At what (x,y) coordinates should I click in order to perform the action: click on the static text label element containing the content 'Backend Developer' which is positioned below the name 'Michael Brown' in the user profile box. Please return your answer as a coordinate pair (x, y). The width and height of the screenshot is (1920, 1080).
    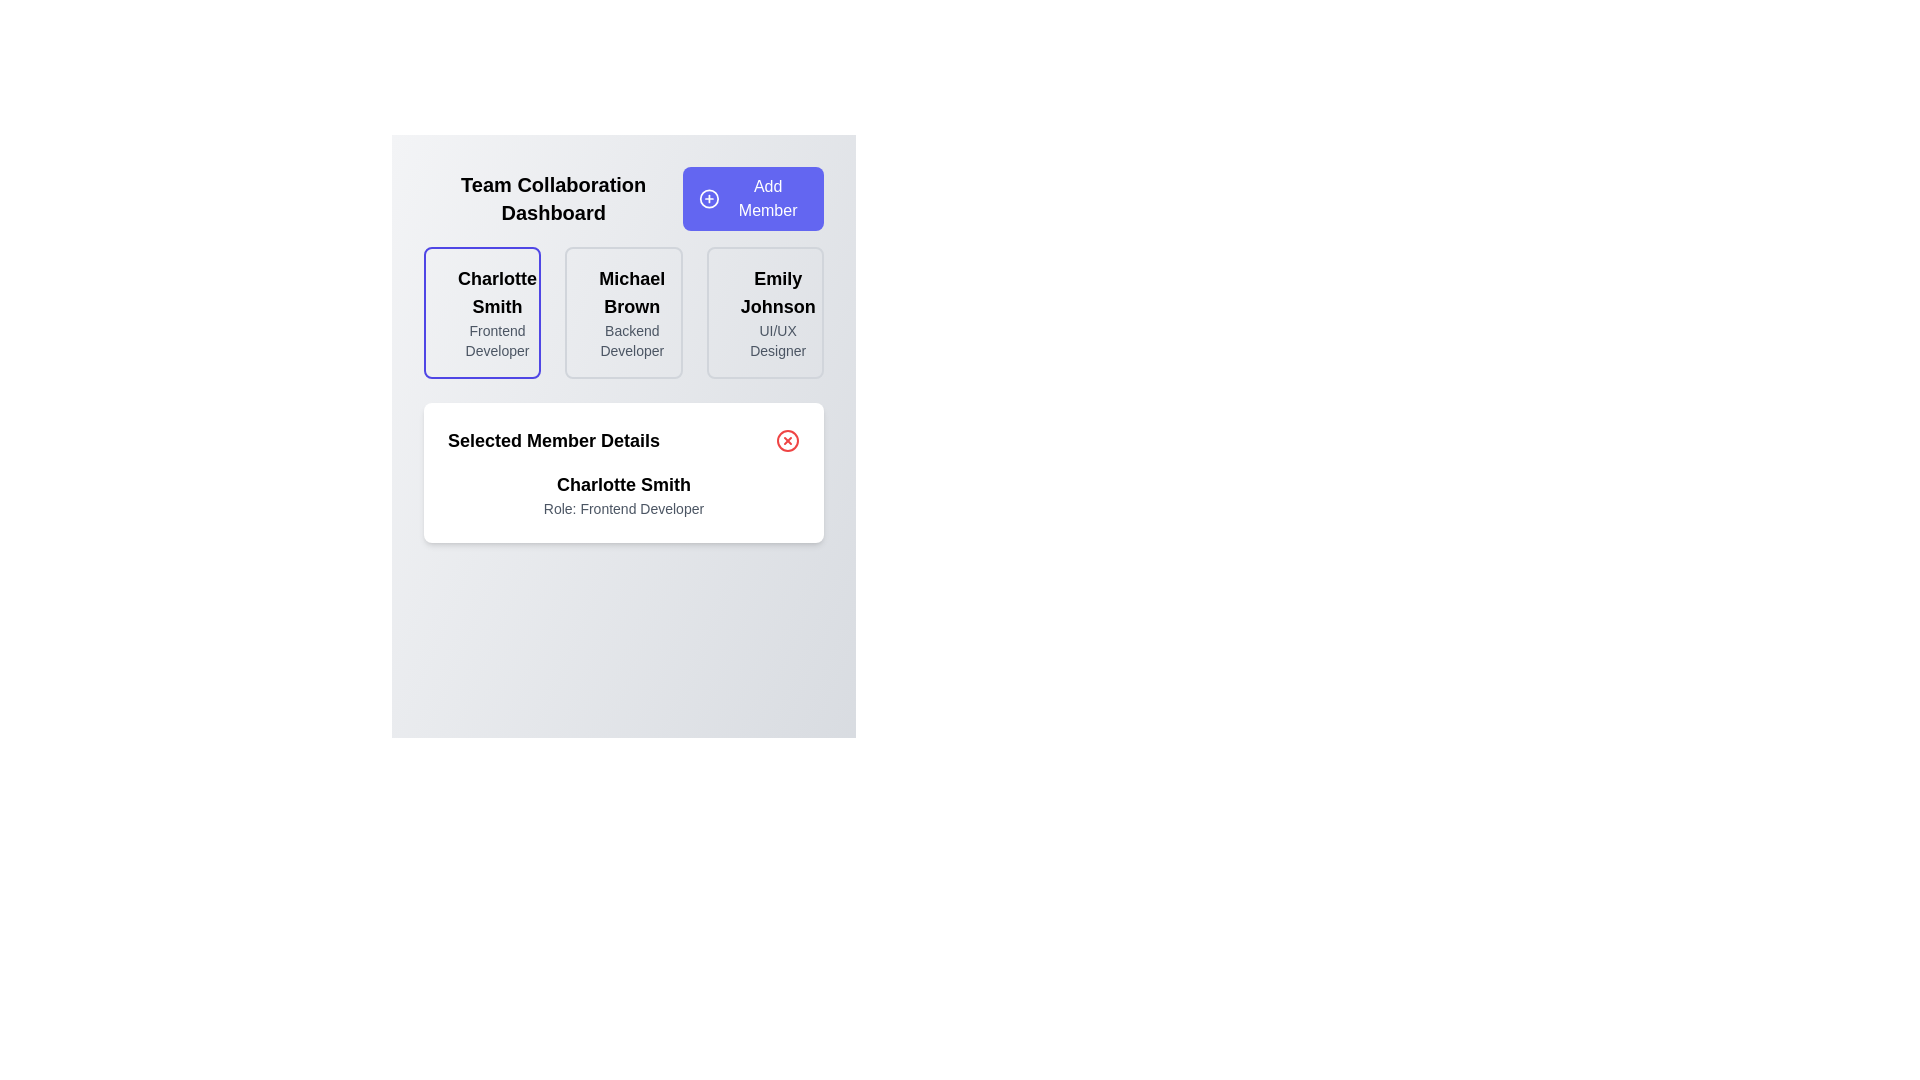
    Looking at the image, I should click on (631, 339).